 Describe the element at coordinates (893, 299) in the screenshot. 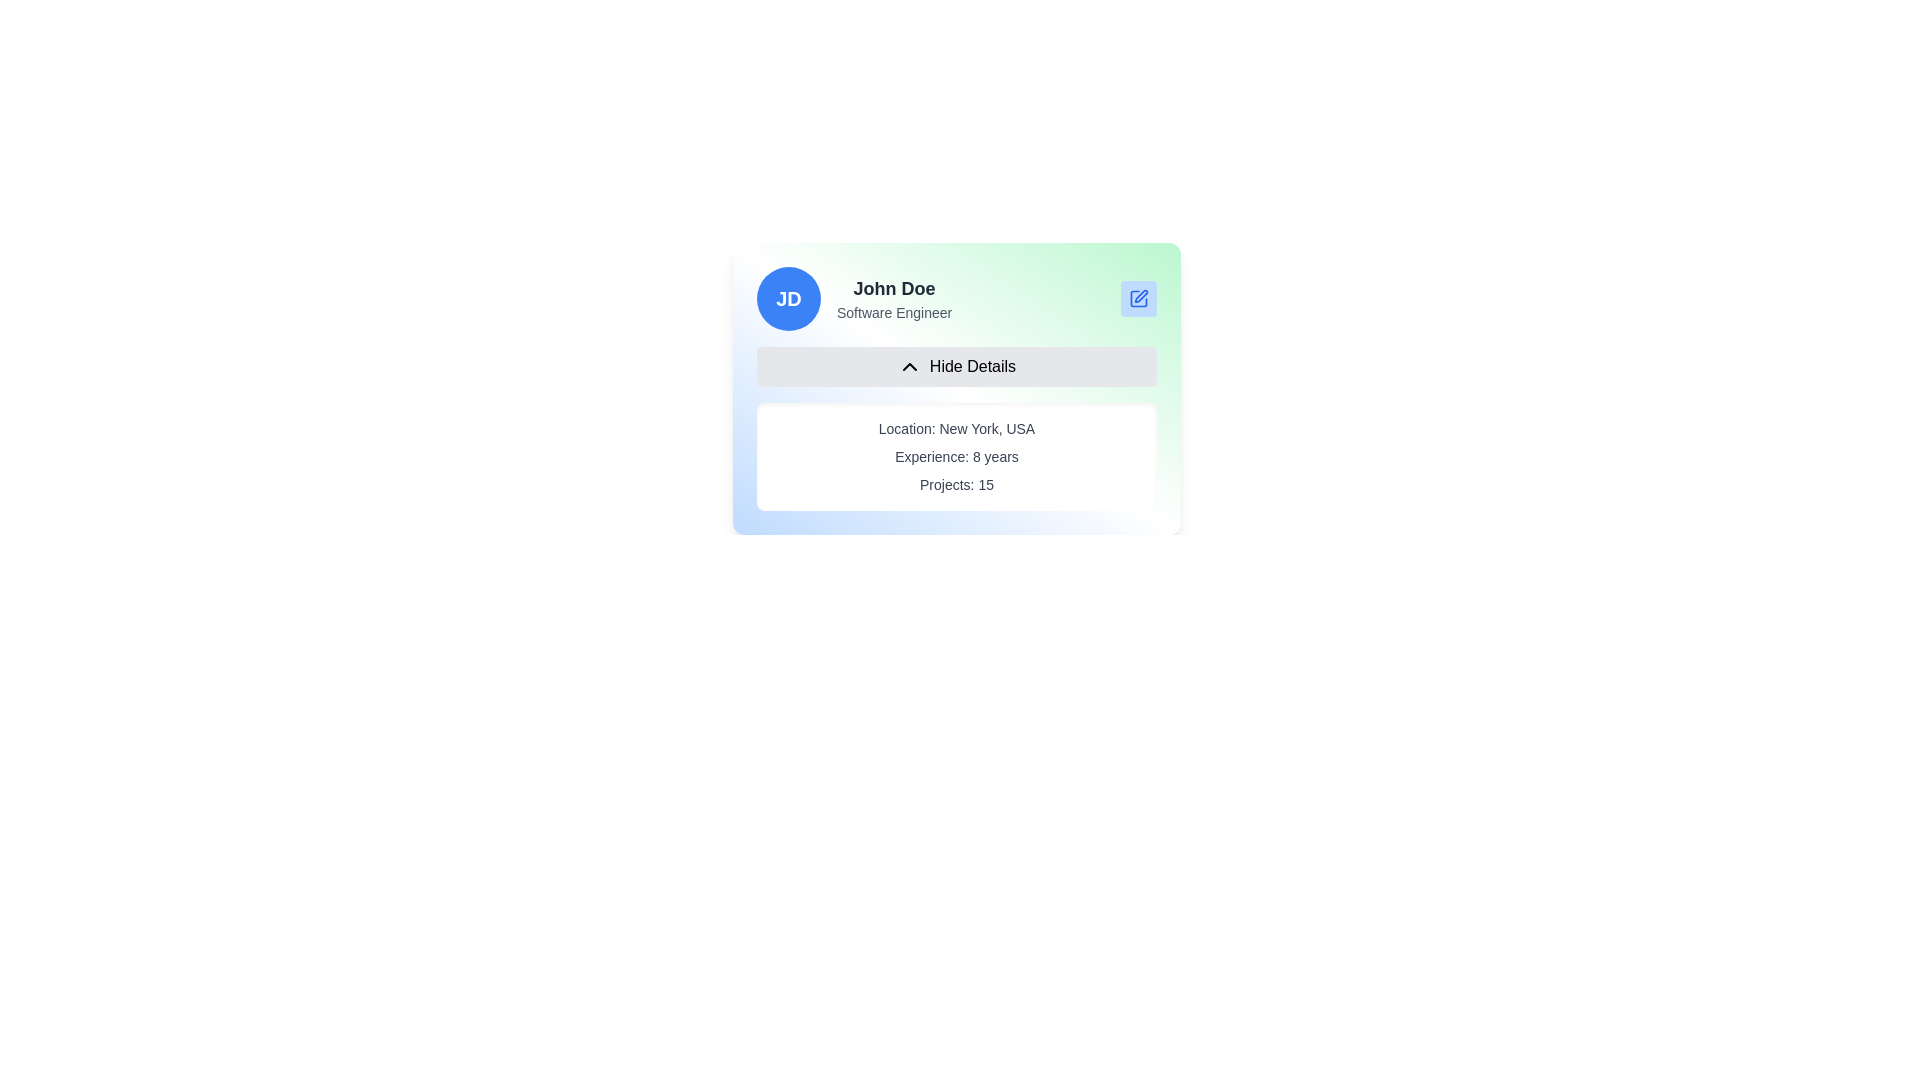

I see `the Text Display element that shows 'John Doe' in bold dark gray and 'Software Engineer' in lighter gray, located to the right of a blue circular badge with initials 'JD'` at that location.